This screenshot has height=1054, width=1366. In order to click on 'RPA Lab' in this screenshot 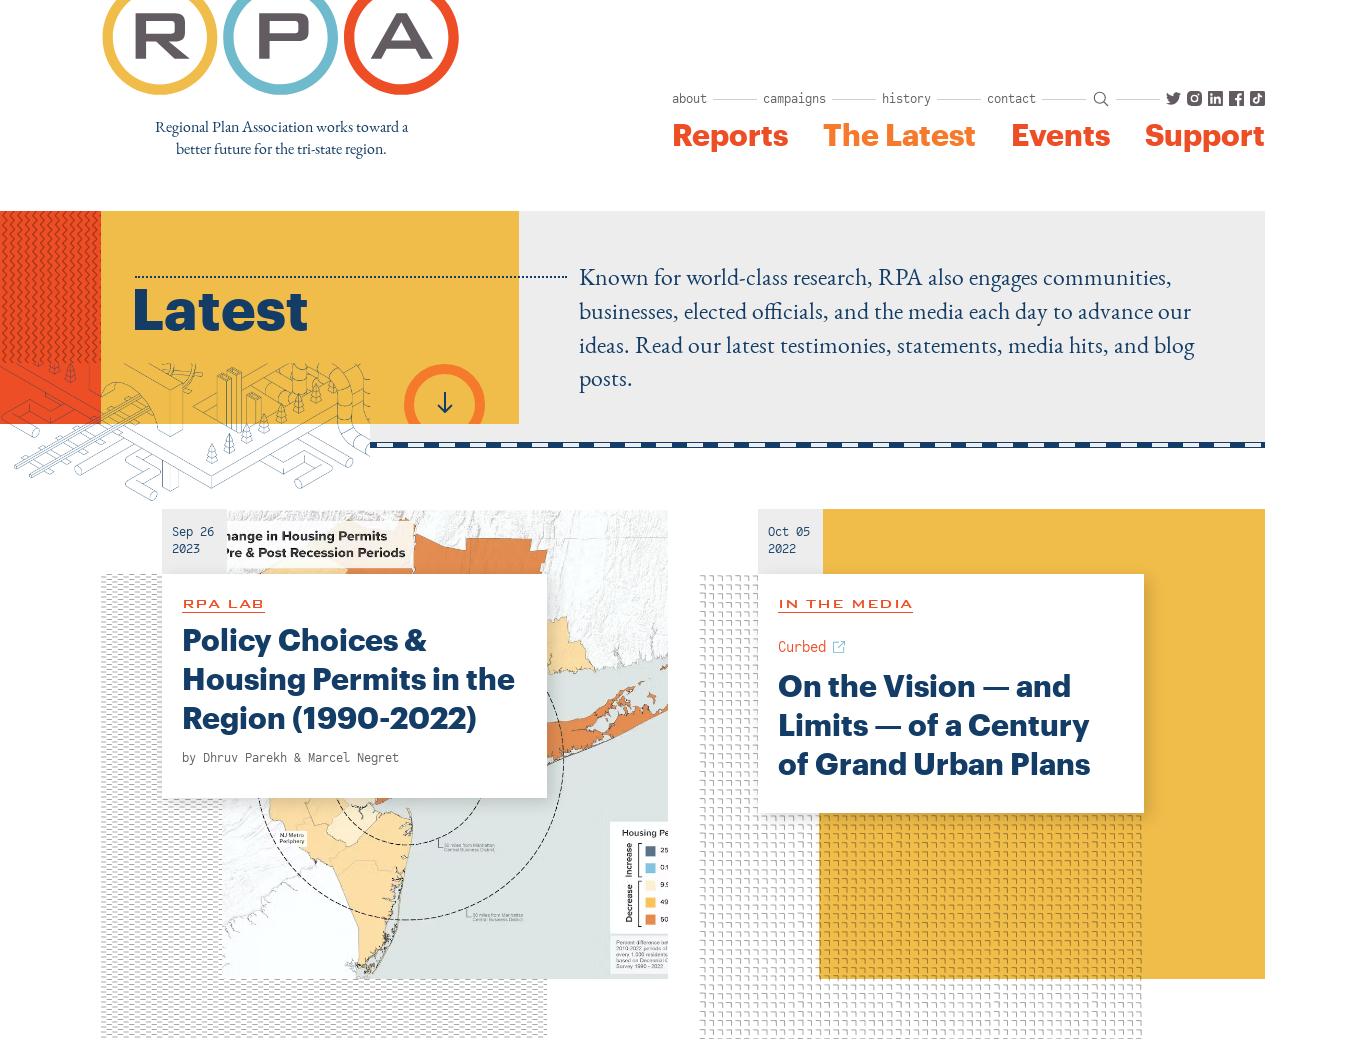, I will do `click(222, 601)`.